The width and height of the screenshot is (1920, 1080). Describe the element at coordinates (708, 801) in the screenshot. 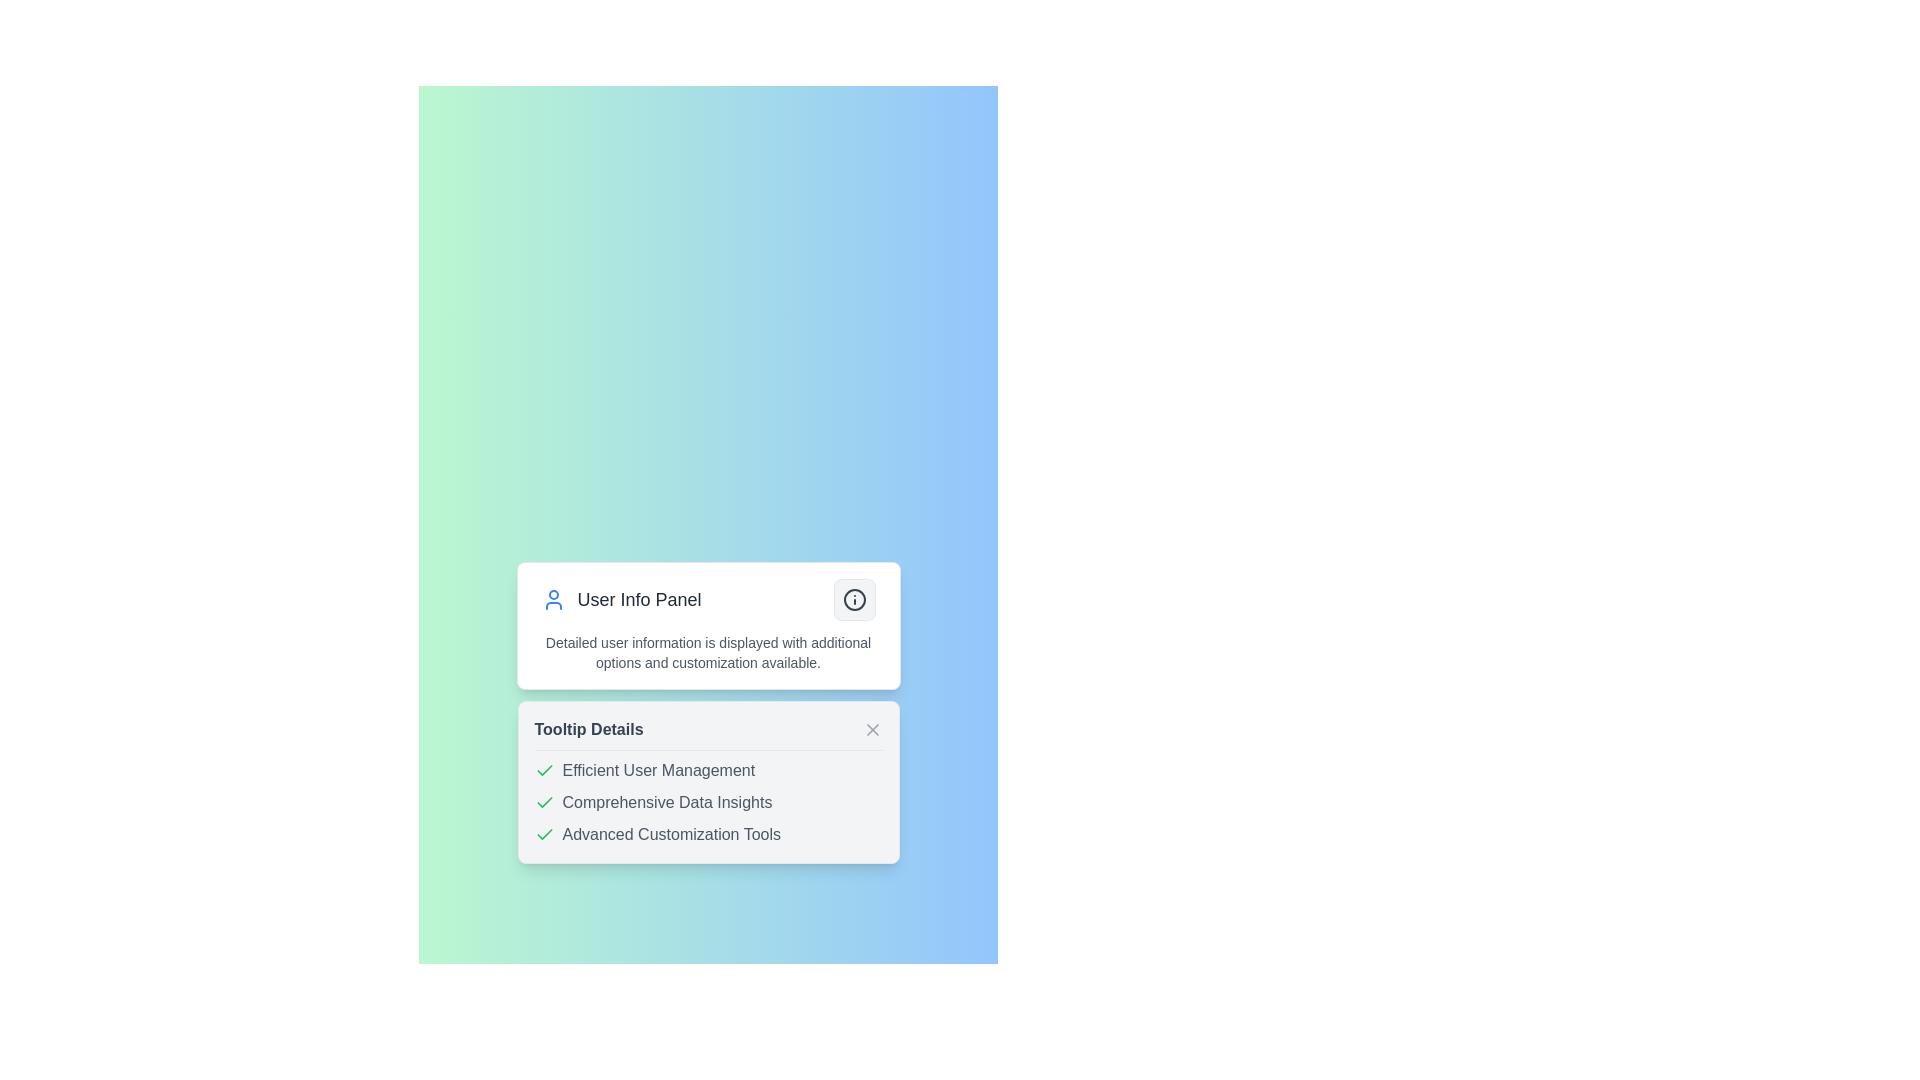

I see `the second list item in the tooltip panel, which contains a green check mark icon followed by the text label 'Comprehensive Data Insights'` at that location.